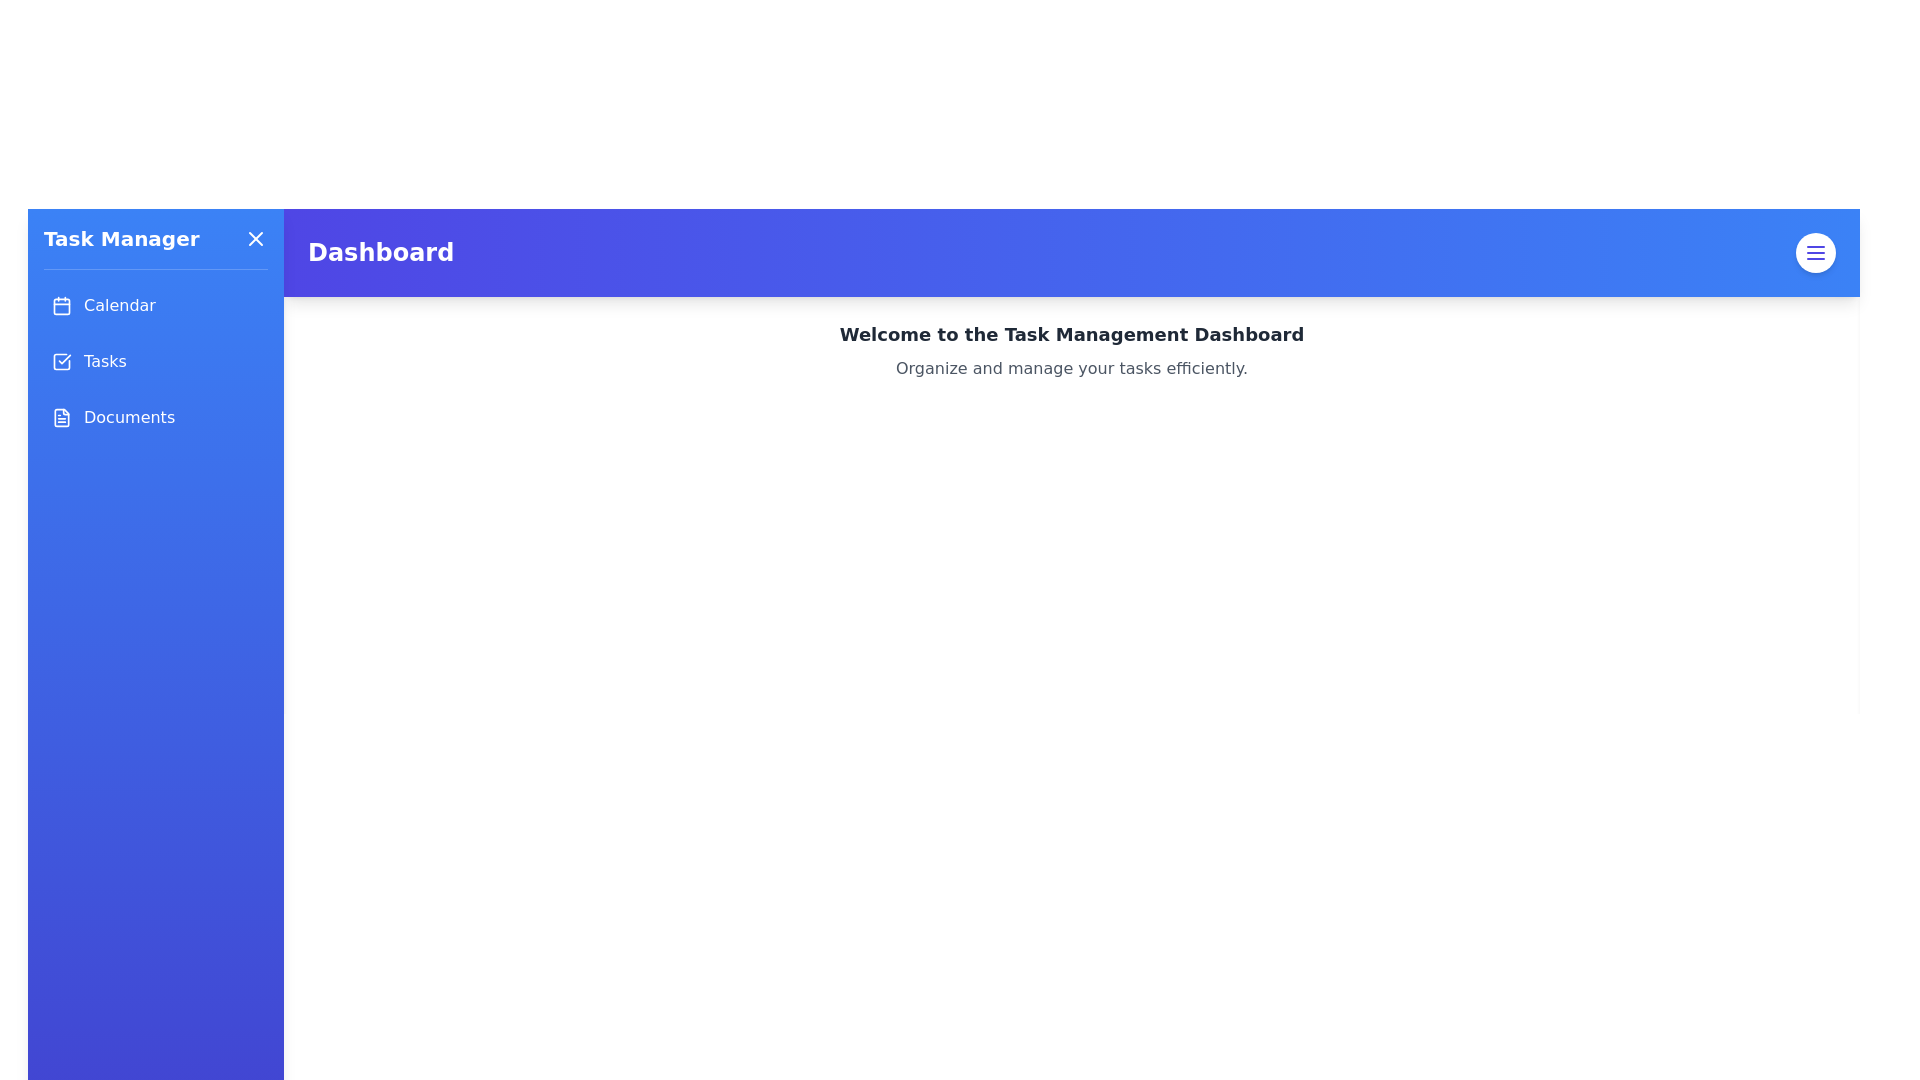  What do you see at coordinates (120, 238) in the screenshot?
I see `the title text indicating the purpose of the task management tool in the vertical navigation bar` at bounding box center [120, 238].